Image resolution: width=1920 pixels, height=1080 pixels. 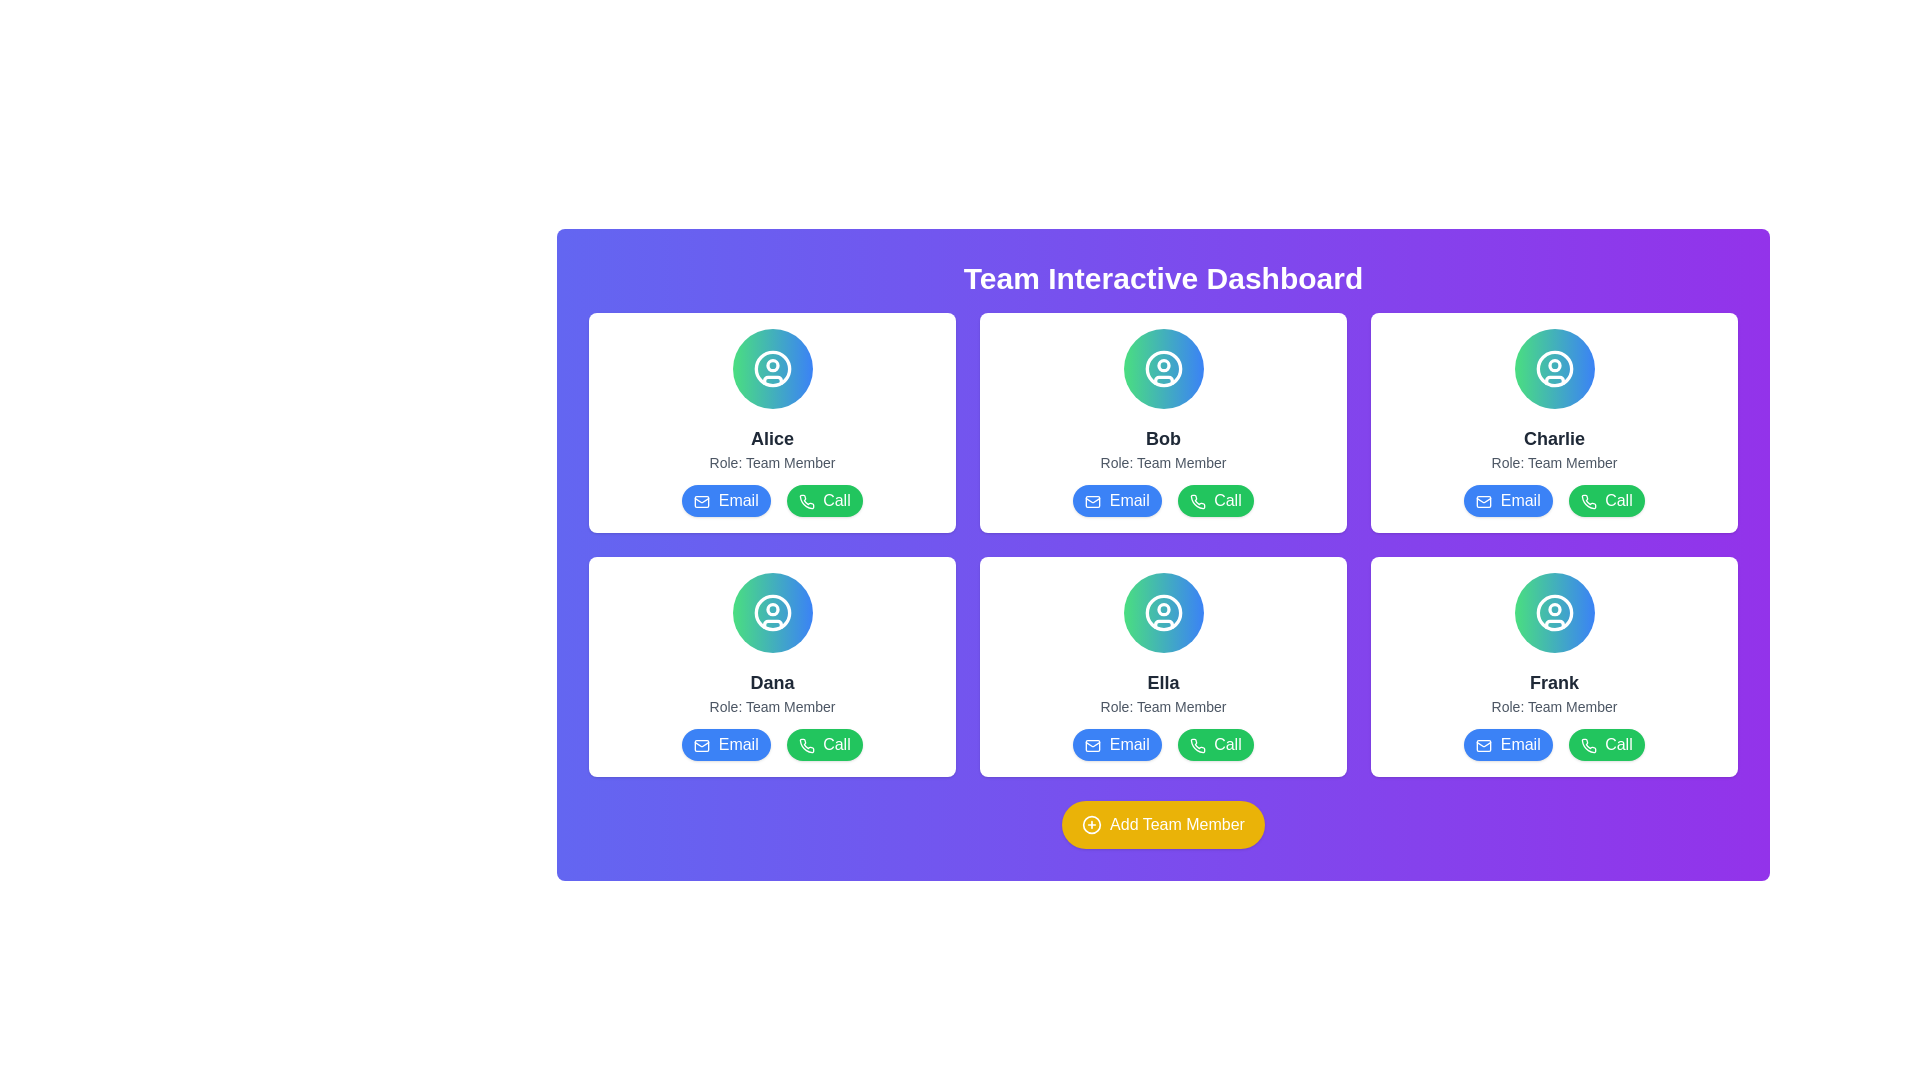 What do you see at coordinates (1163, 462) in the screenshot?
I see `static text label indicating the role of the person as 'Team Member' located below the name 'Bob' in the profile card` at bounding box center [1163, 462].